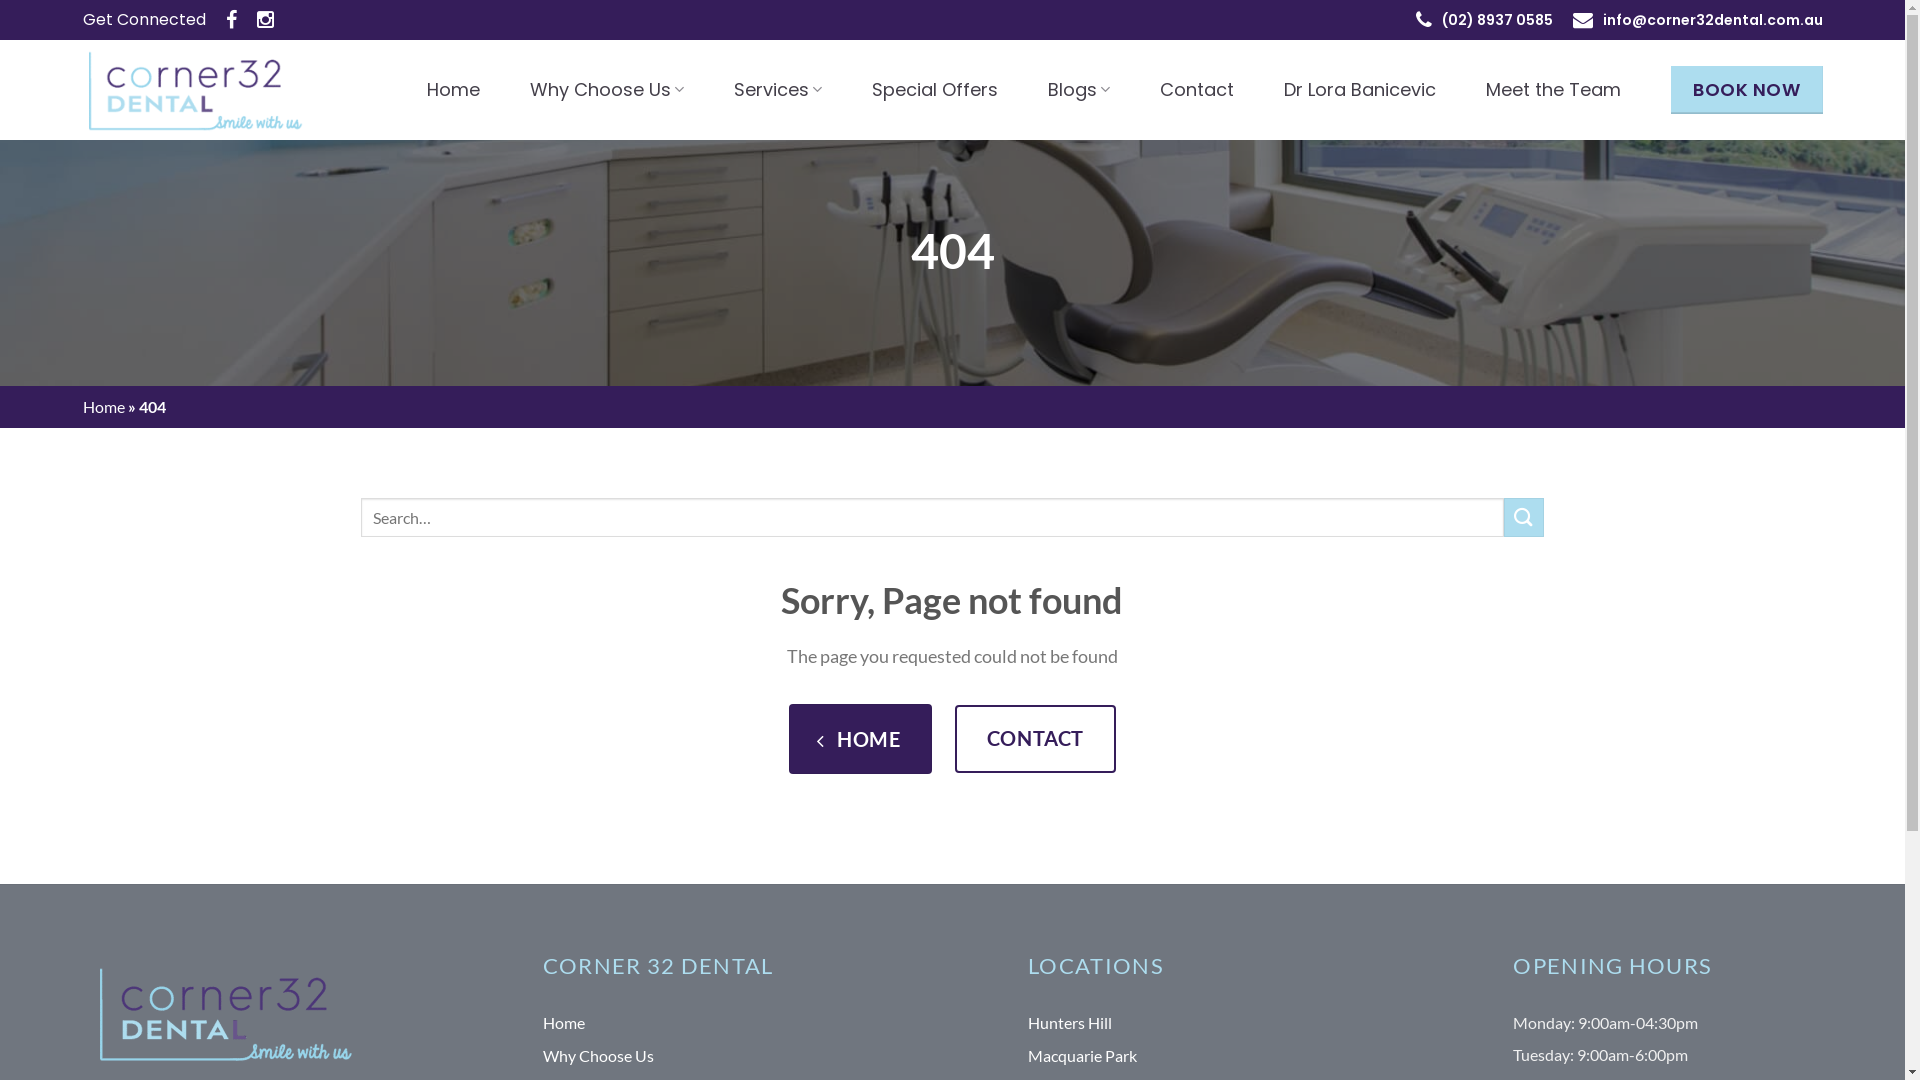  I want to click on 'Dr Lora Banicevic', so click(1359, 88).